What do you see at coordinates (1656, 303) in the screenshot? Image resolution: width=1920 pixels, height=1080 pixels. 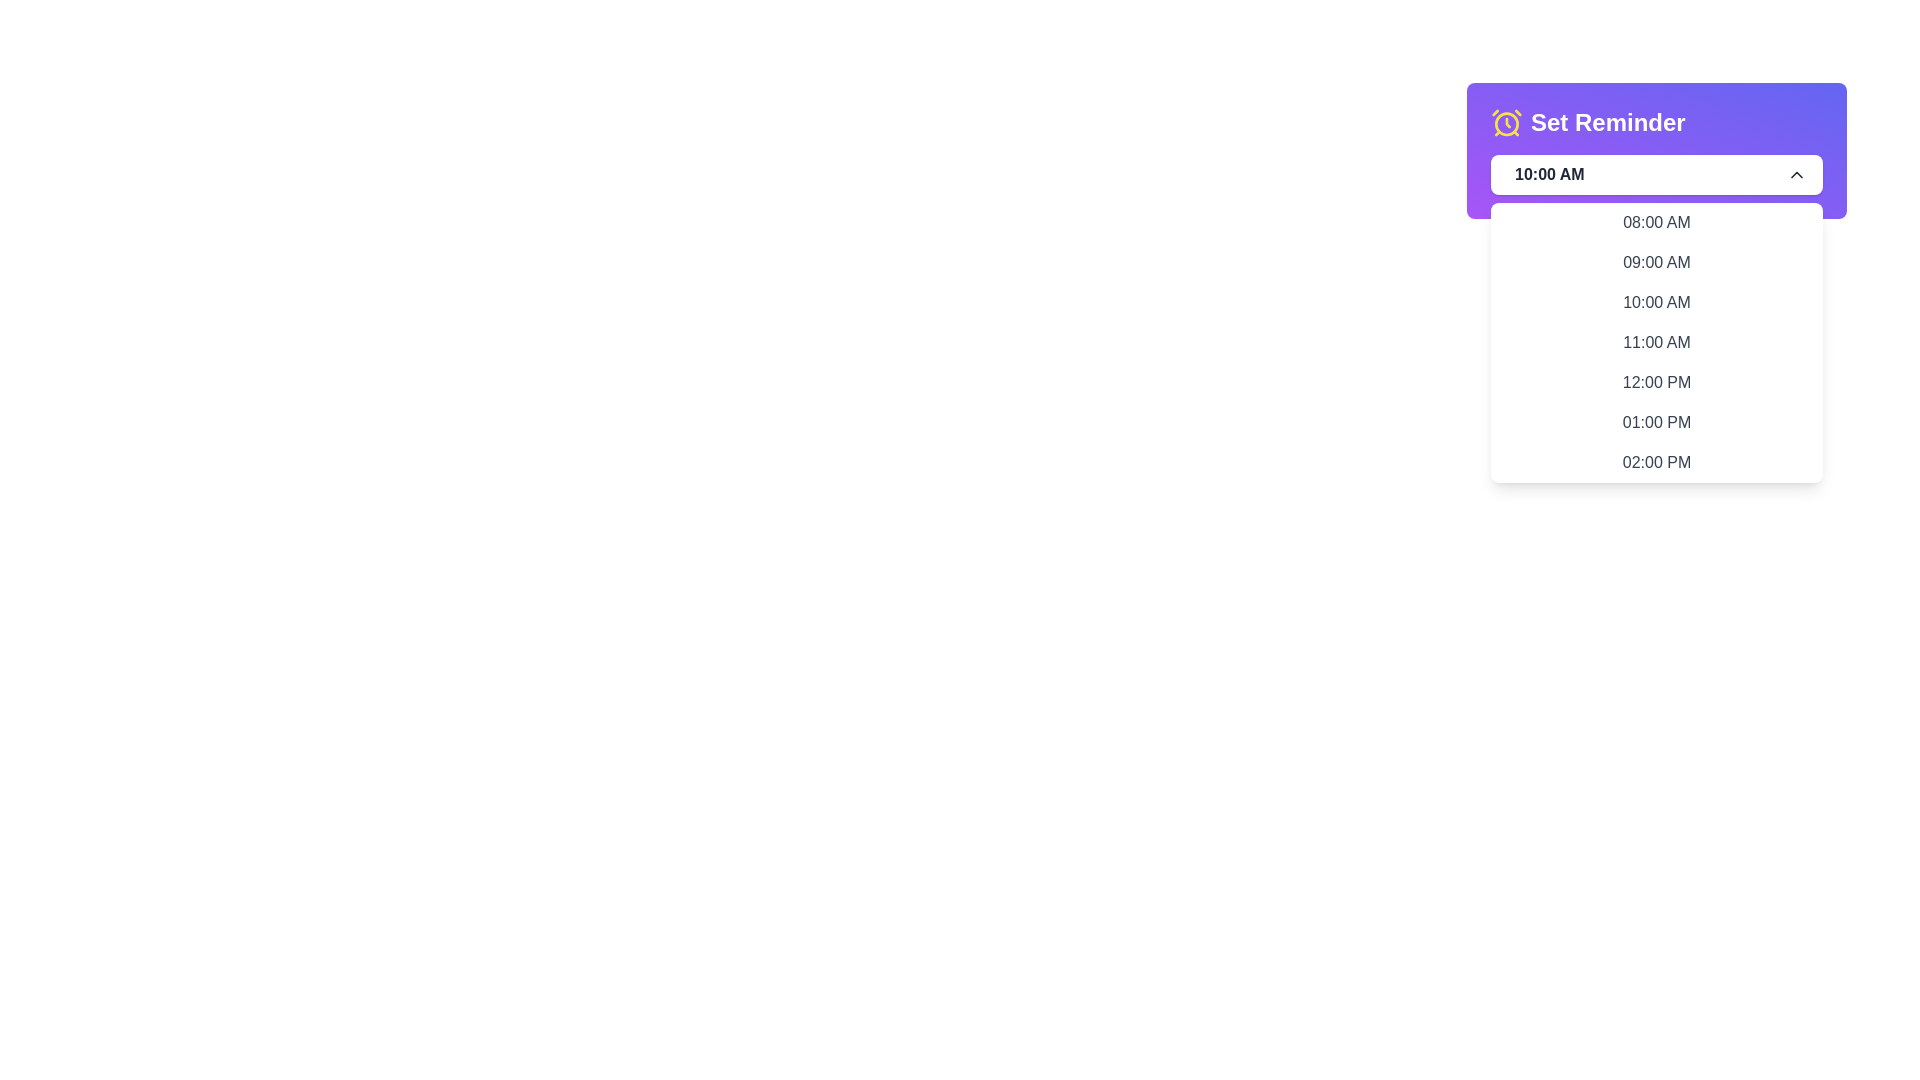 I see `the '10:00 AM' dropdown option, which is the third item in the vertical list of time options under the 'Set Reminder' header` at bounding box center [1656, 303].